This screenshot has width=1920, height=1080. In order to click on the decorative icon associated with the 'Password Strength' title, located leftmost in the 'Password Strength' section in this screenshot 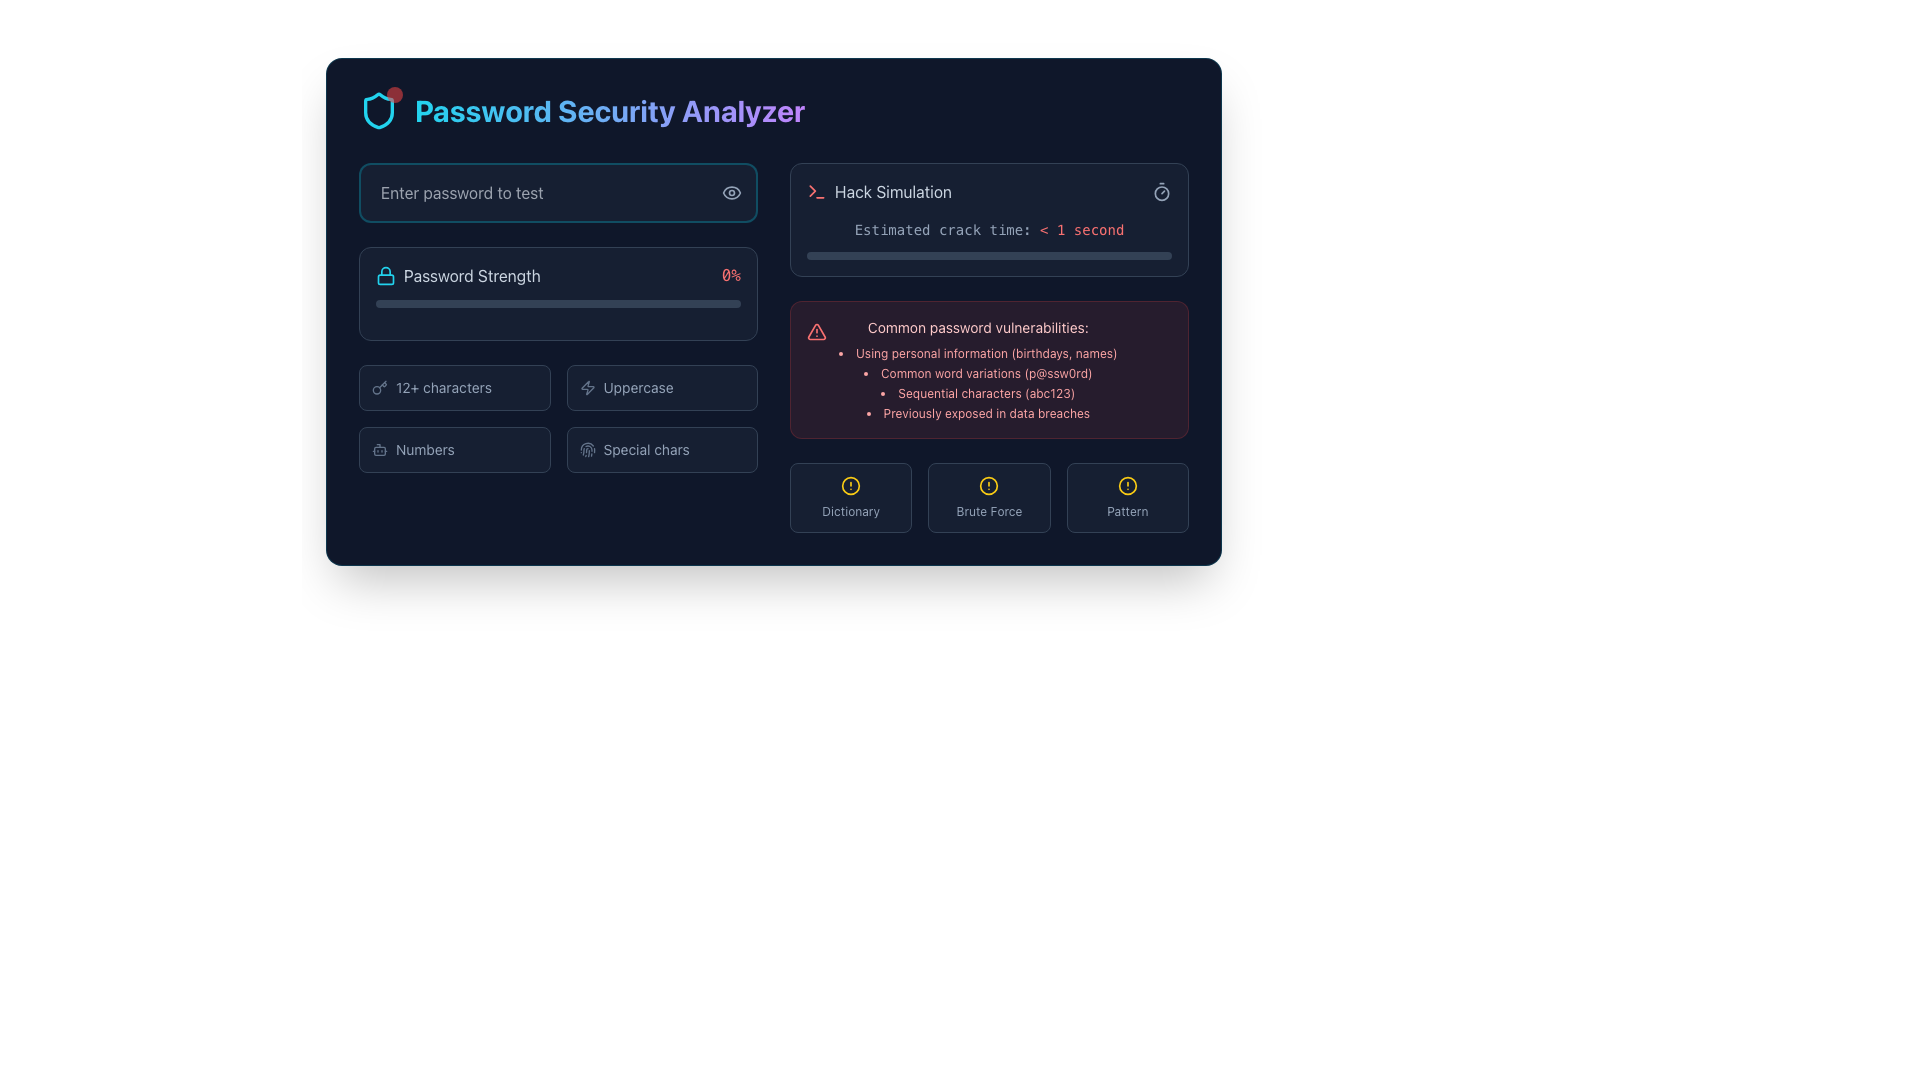, I will do `click(385, 276)`.